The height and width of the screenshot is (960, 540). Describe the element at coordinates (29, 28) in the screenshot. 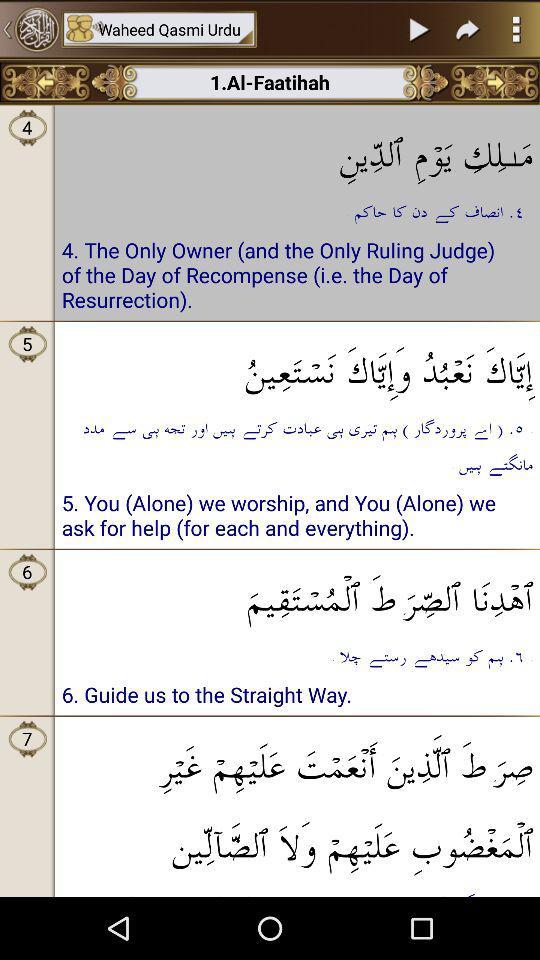

I see `home` at that location.